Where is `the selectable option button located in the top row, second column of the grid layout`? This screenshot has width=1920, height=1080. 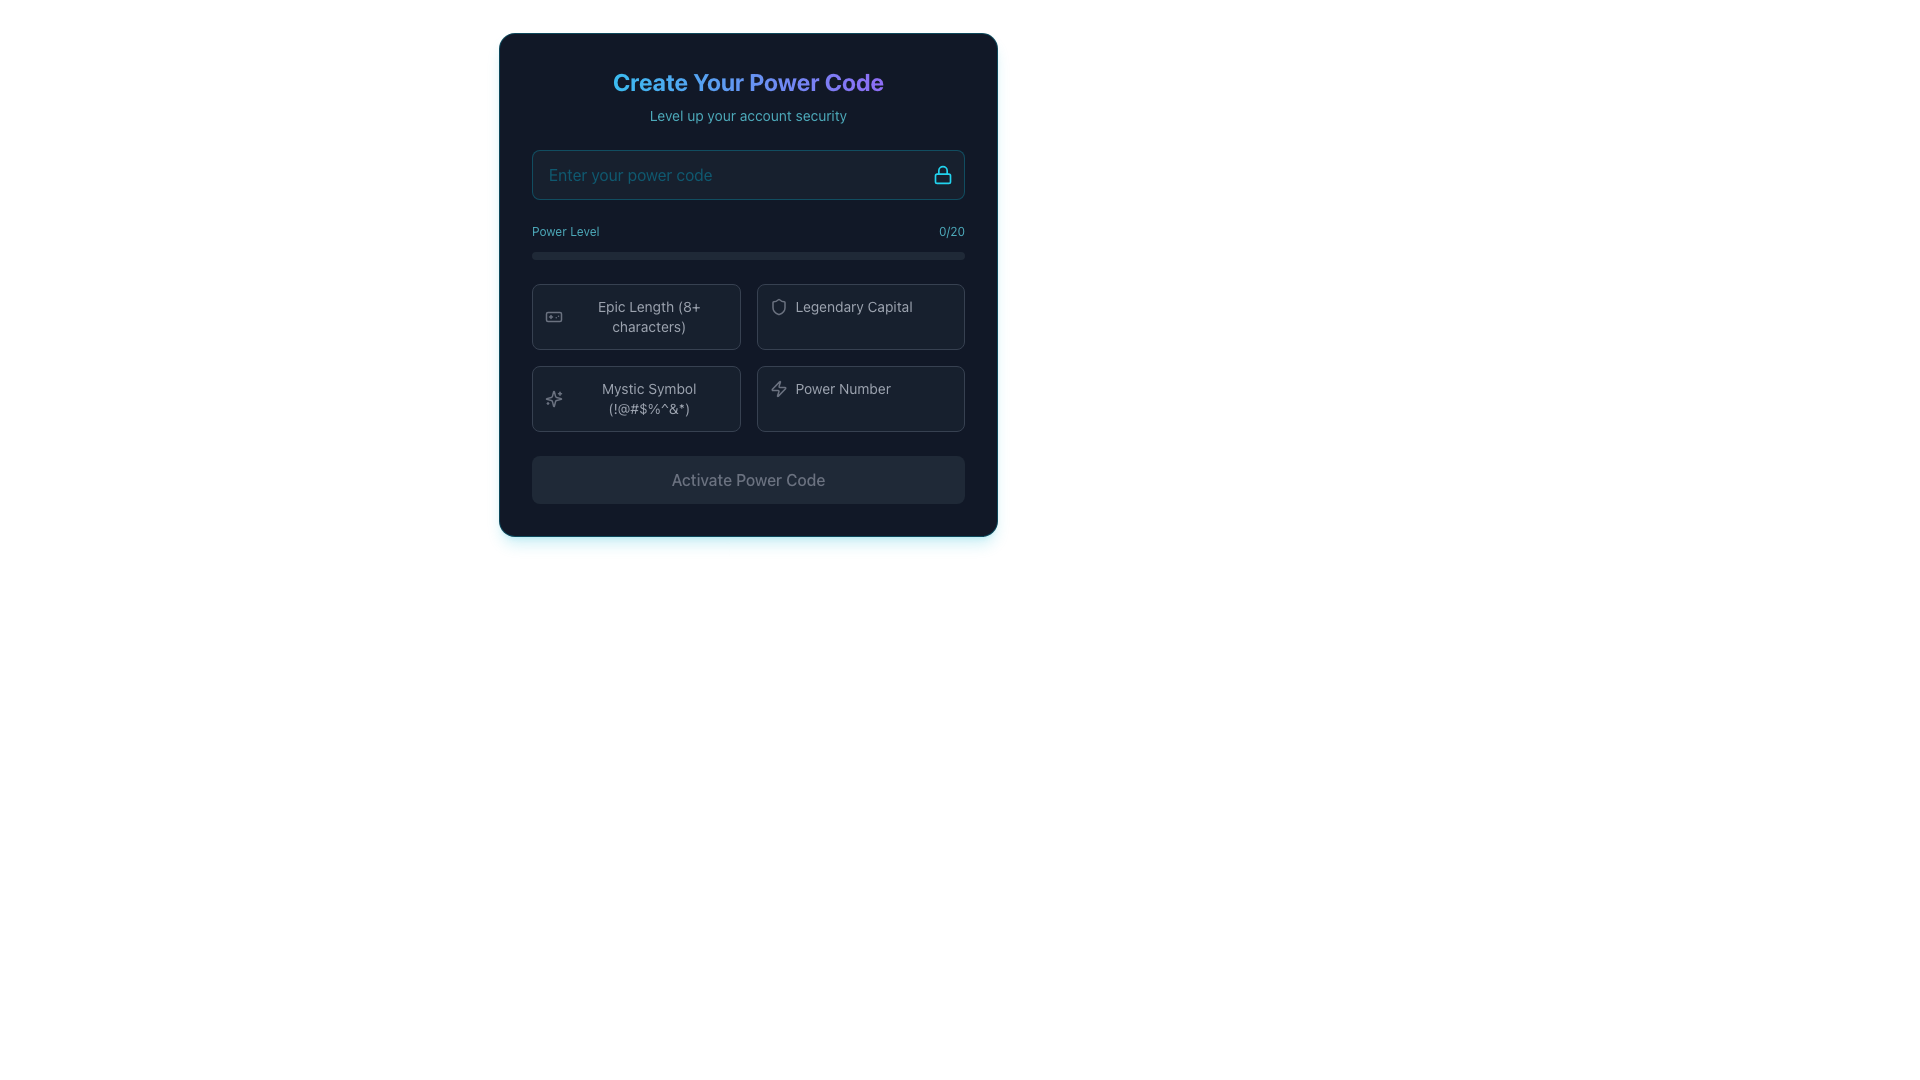 the selectable option button located in the top row, second column of the grid layout is located at coordinates (860, 315).